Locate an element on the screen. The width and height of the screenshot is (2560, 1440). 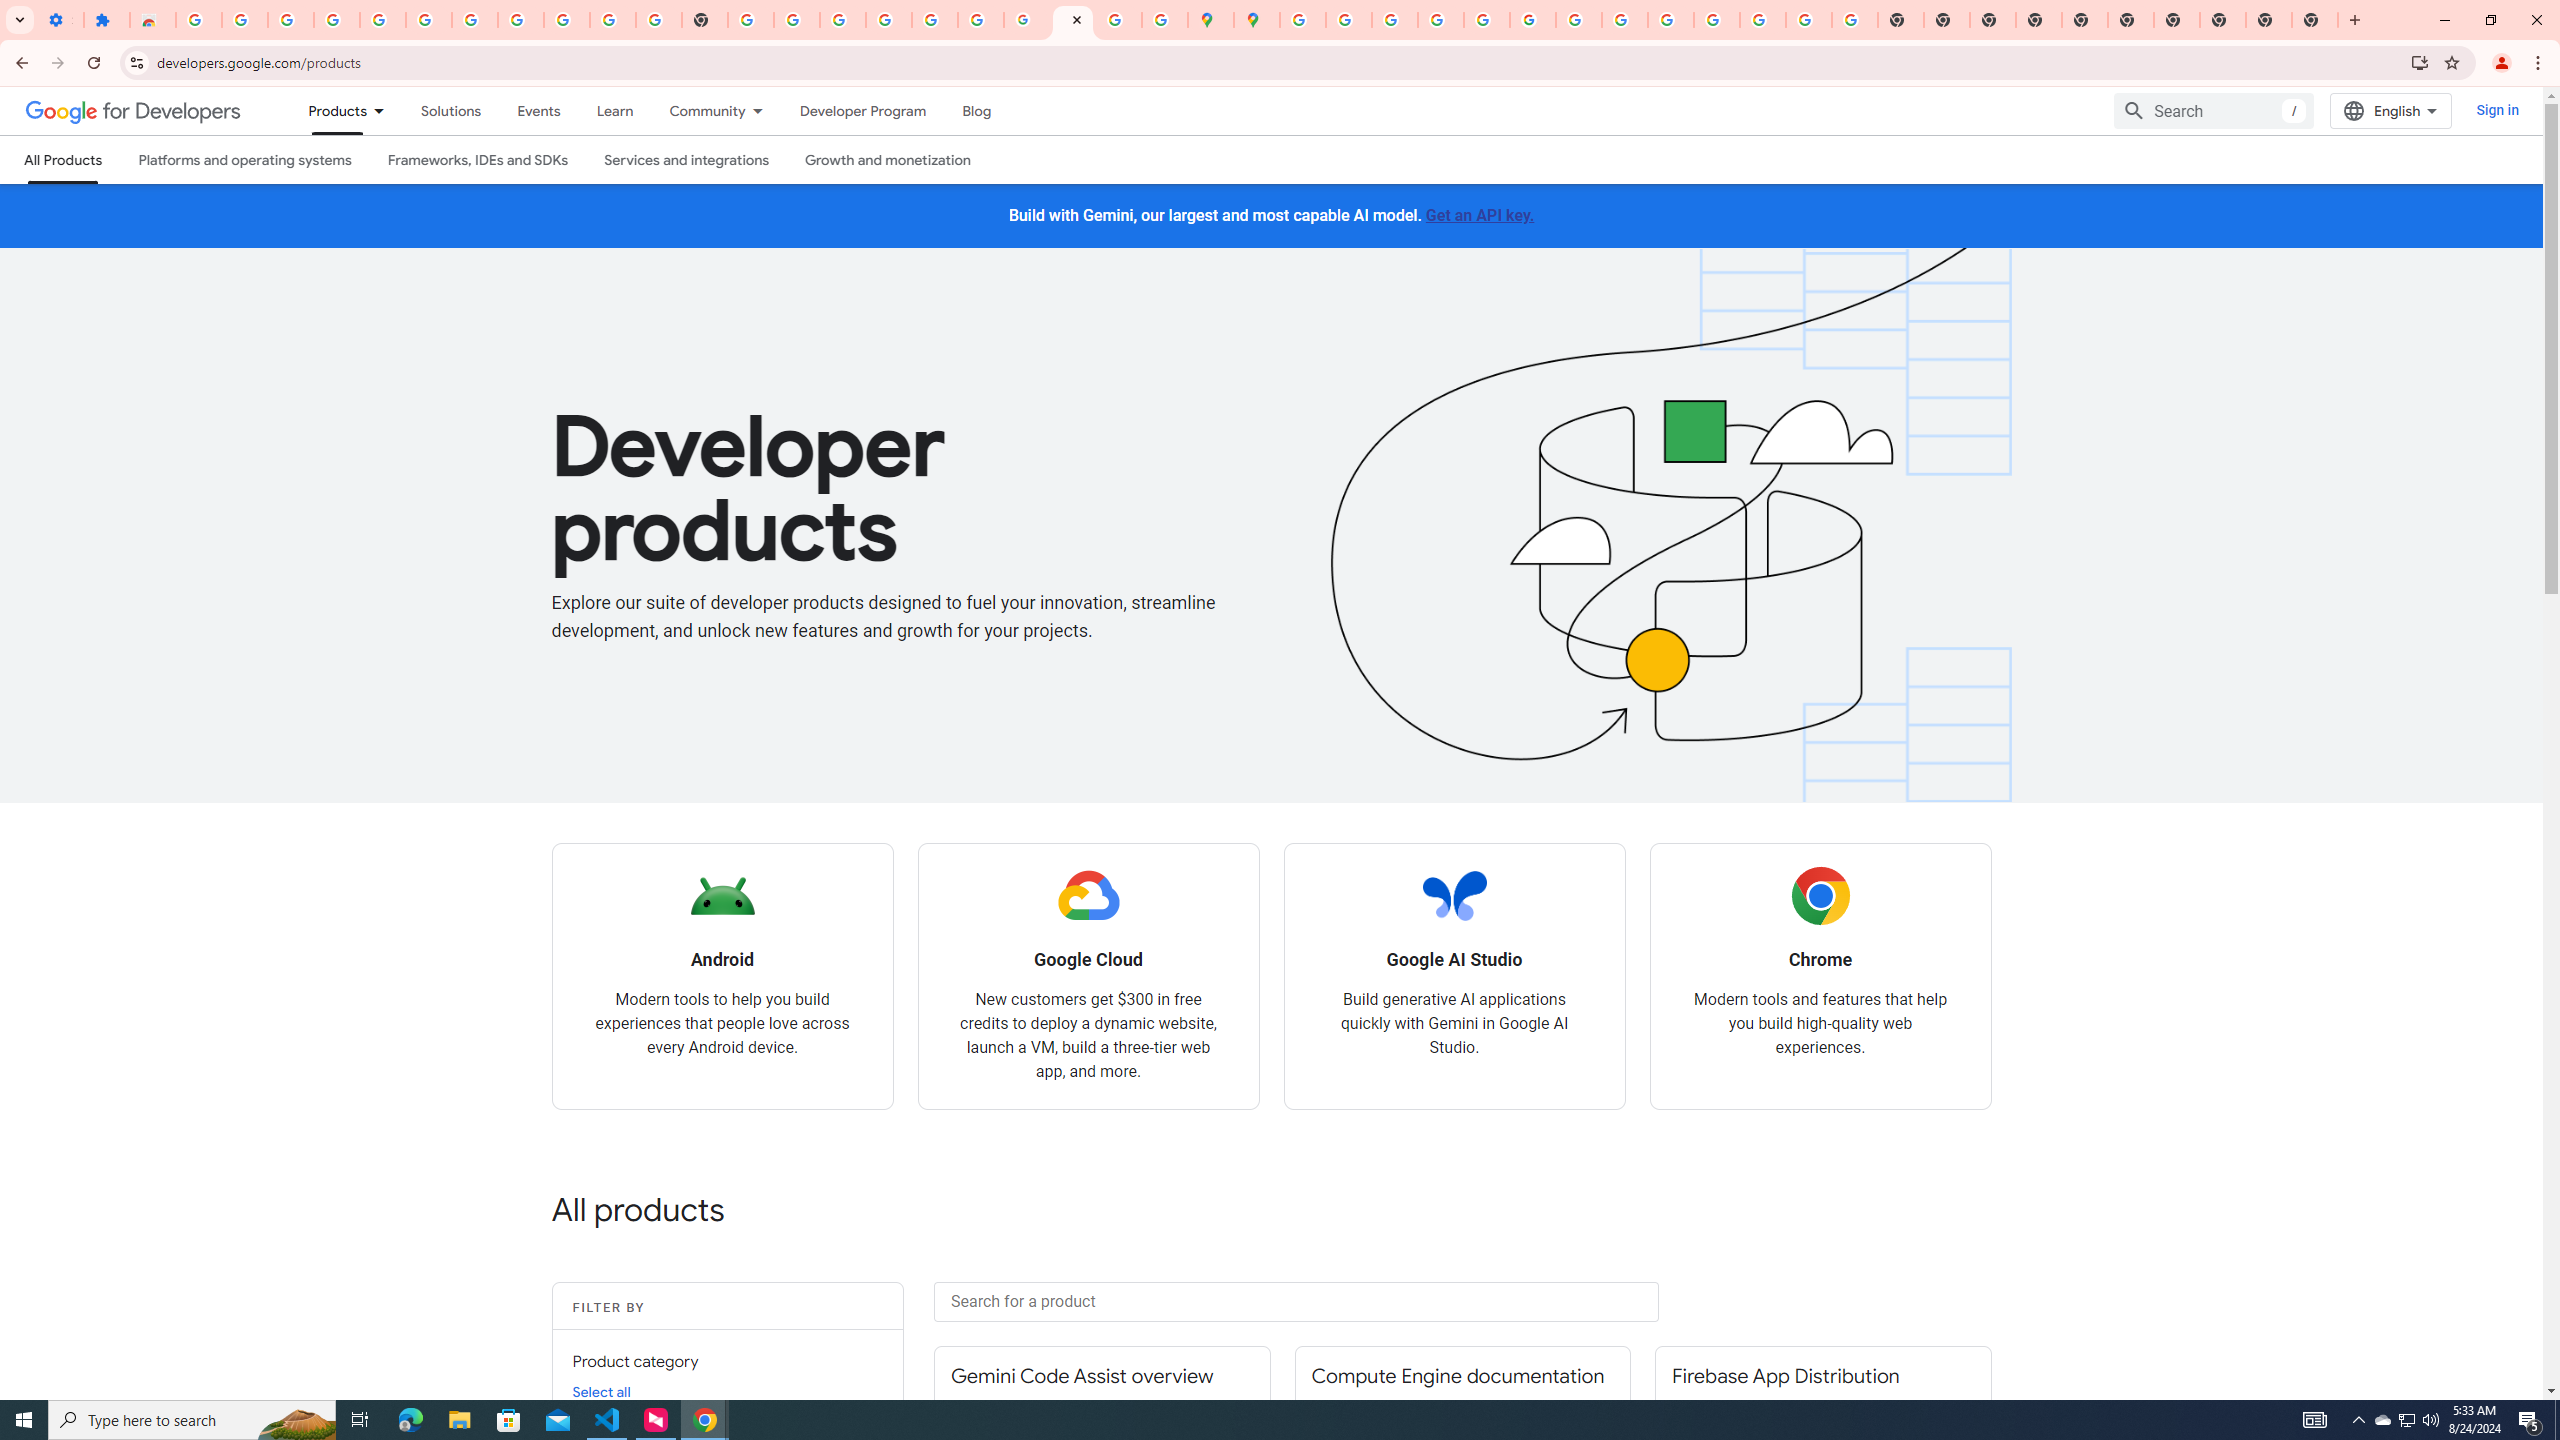
'Extensions' is located at coordinates (105, 19).